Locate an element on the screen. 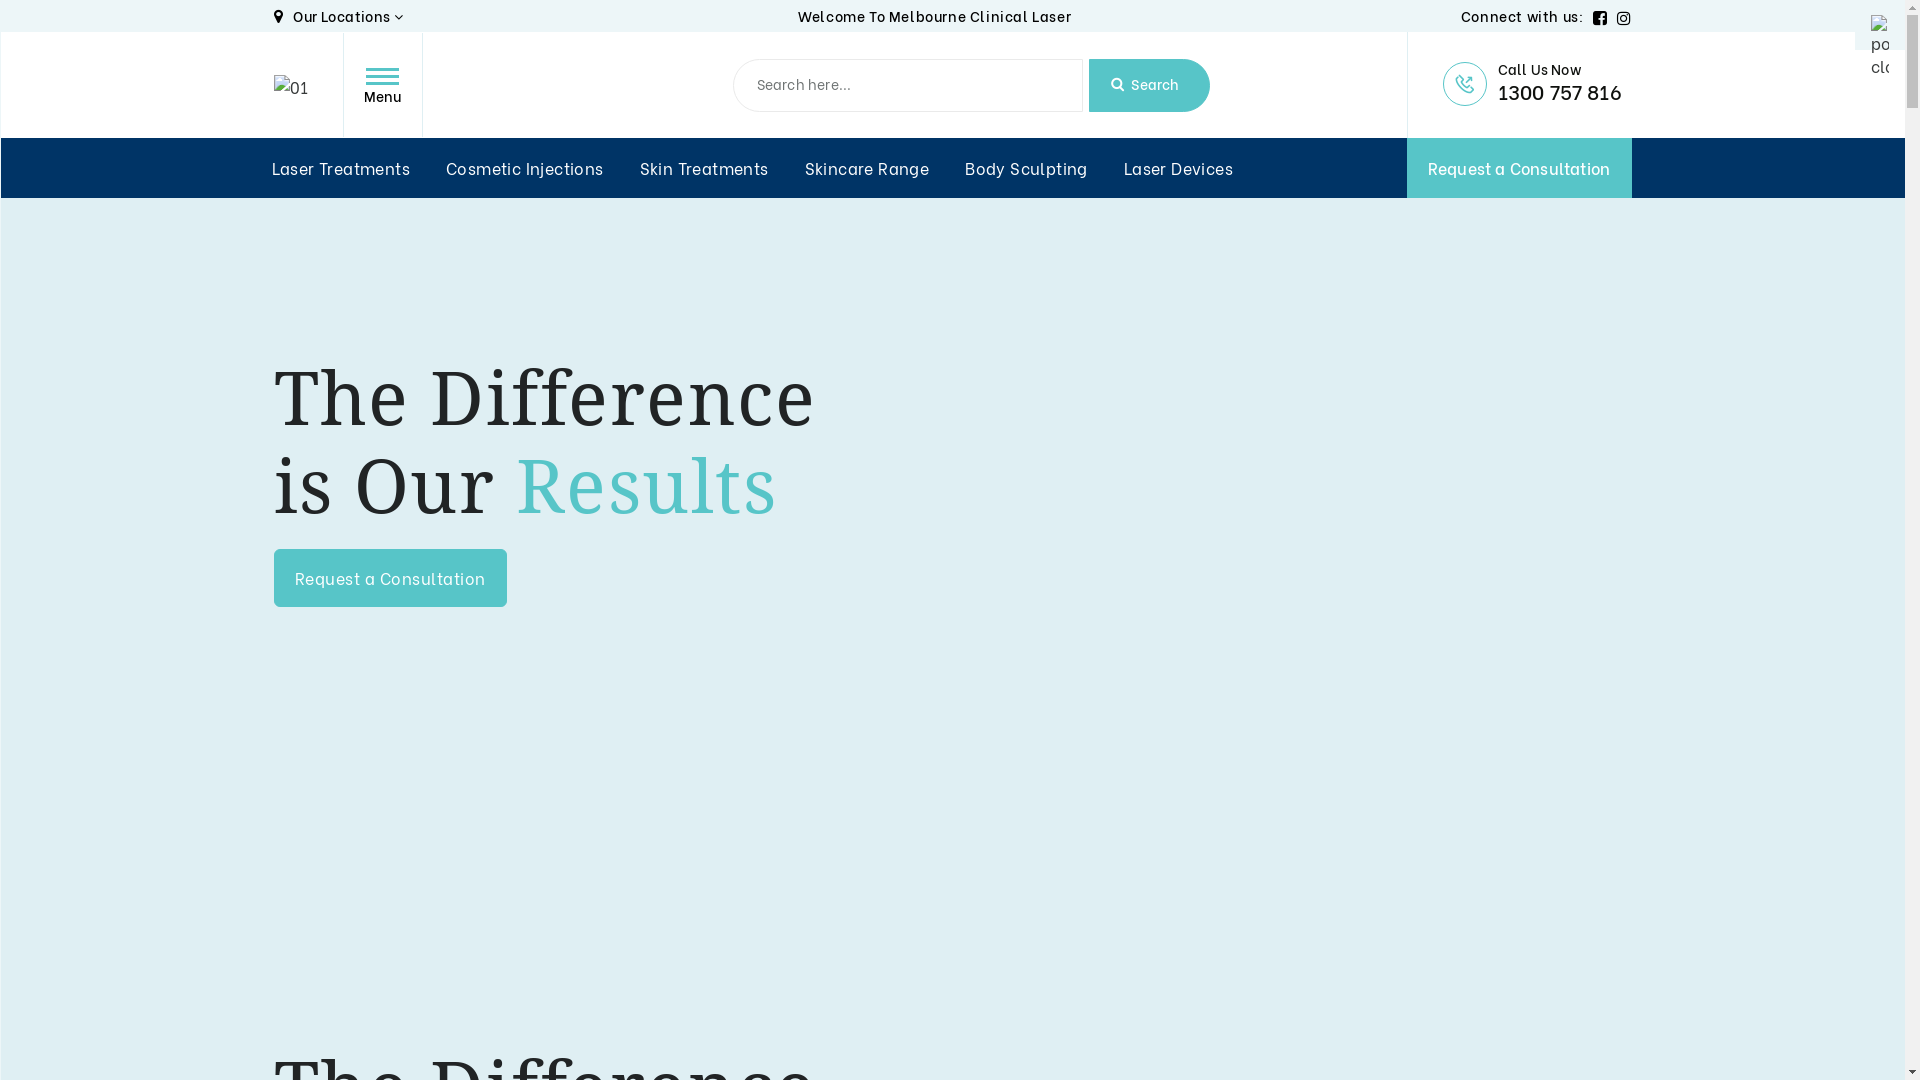 The width and height of the screenshot is (1920, 1080). 'Laser Devices' is located at coordinates (1123, 167).